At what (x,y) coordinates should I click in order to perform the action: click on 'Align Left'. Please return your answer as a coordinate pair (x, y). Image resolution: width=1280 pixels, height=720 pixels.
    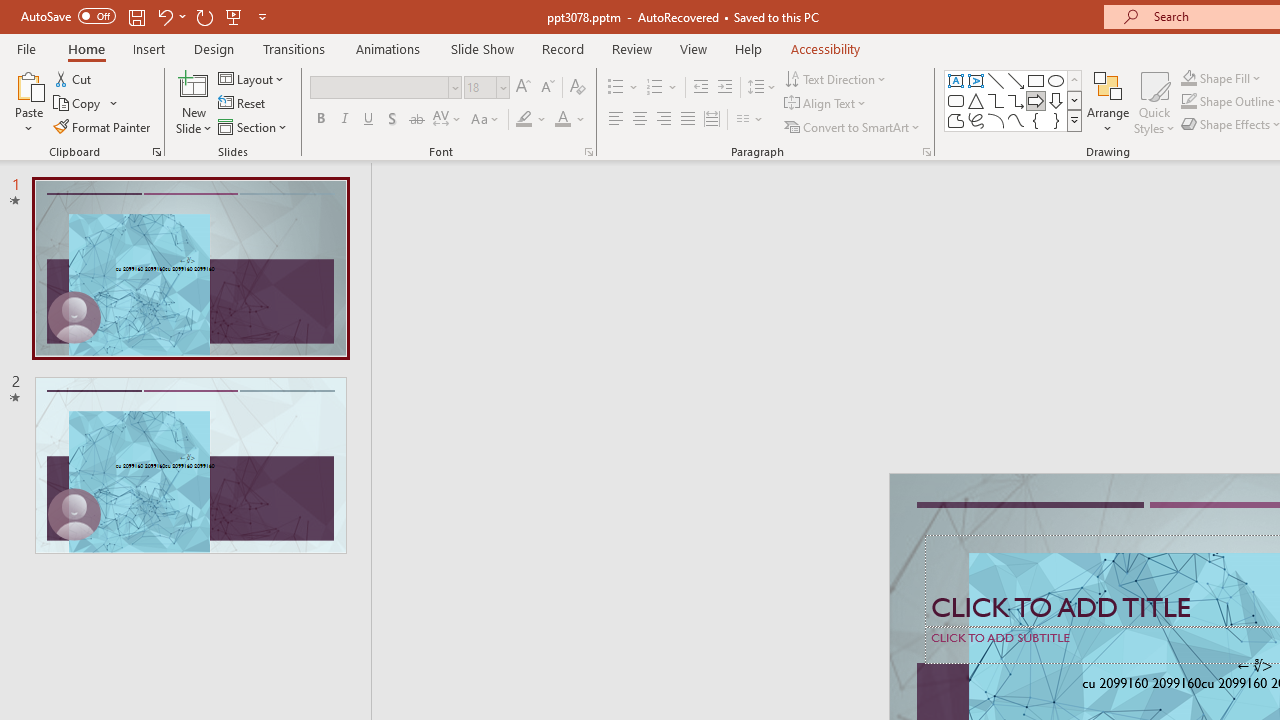
    Looking at the image, I should click on (615, 119).